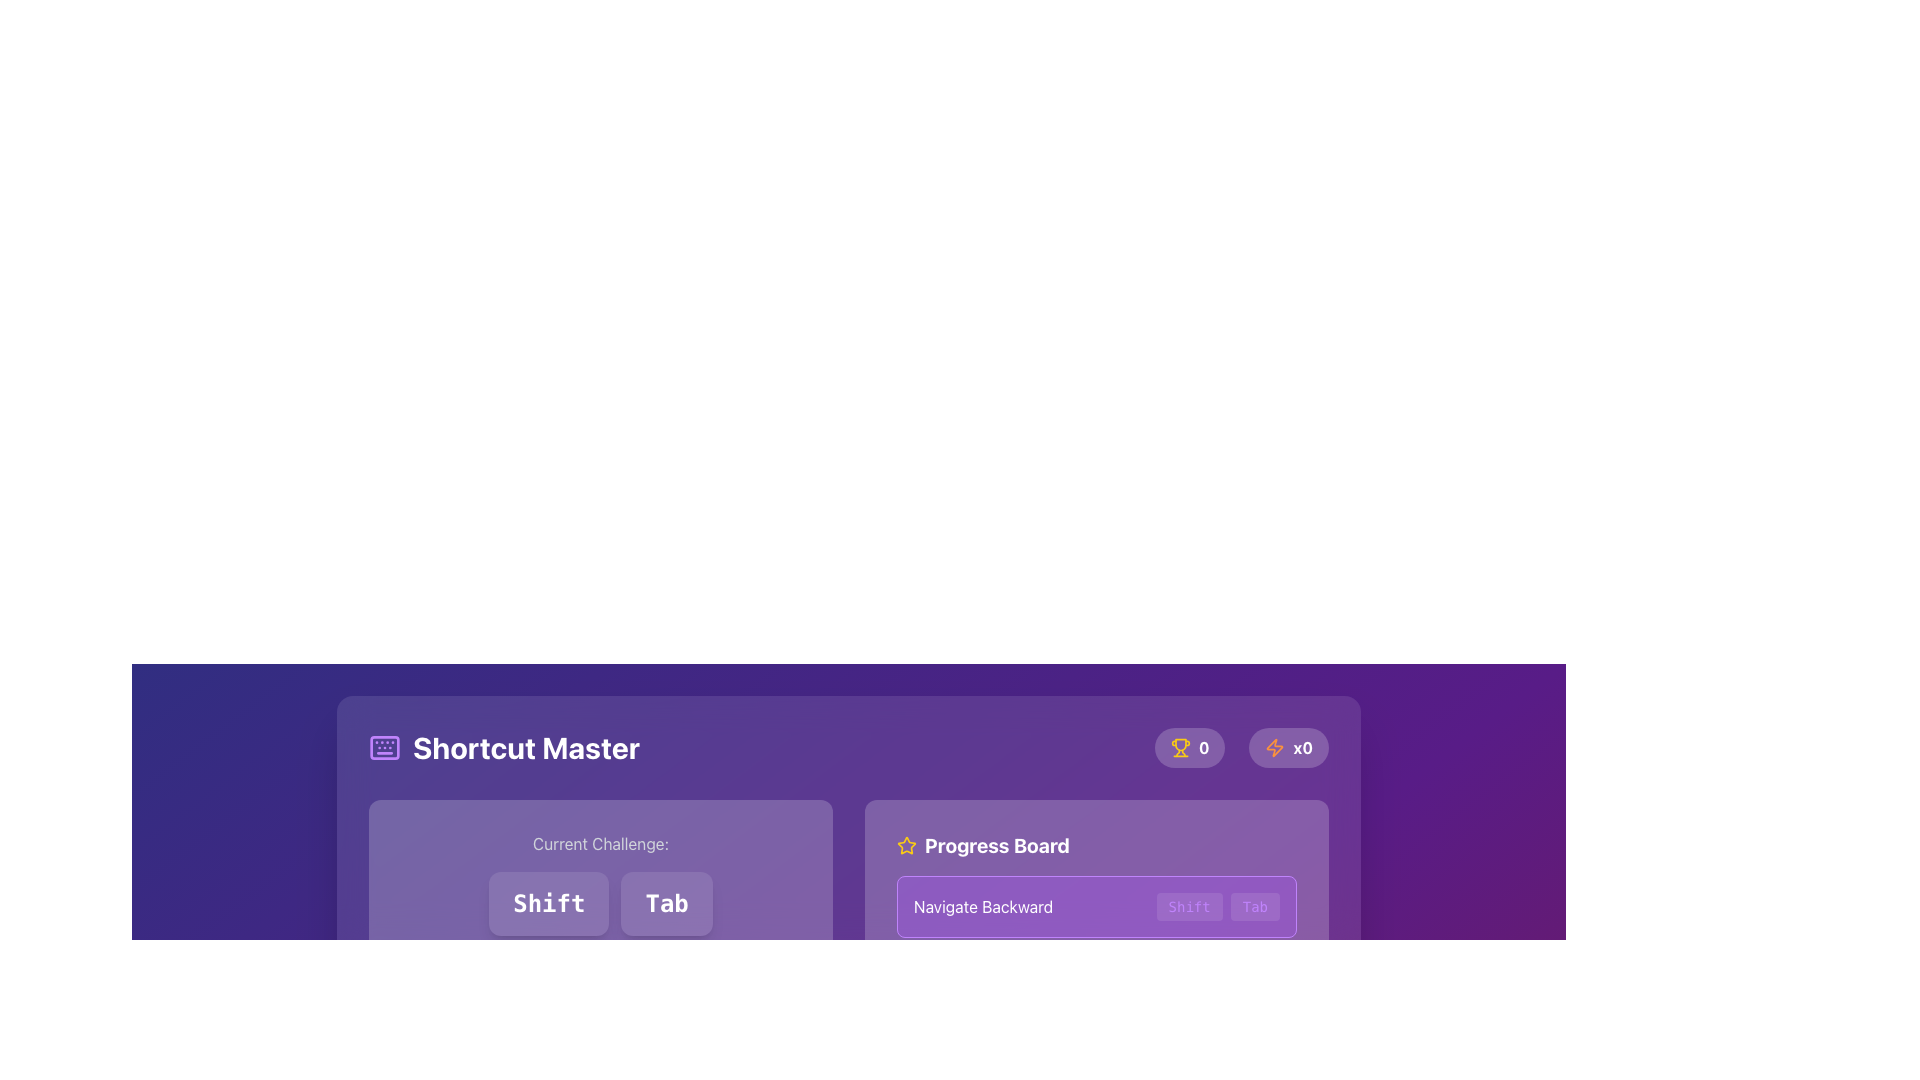  Describe the element at coordinates (1253, 906) in the screenshot. I see `the 'Tab' key indicator button located in the 'Progress Board' under the 'Navigate Backward' section, which is the second button in a horizontal sequence` at that location.